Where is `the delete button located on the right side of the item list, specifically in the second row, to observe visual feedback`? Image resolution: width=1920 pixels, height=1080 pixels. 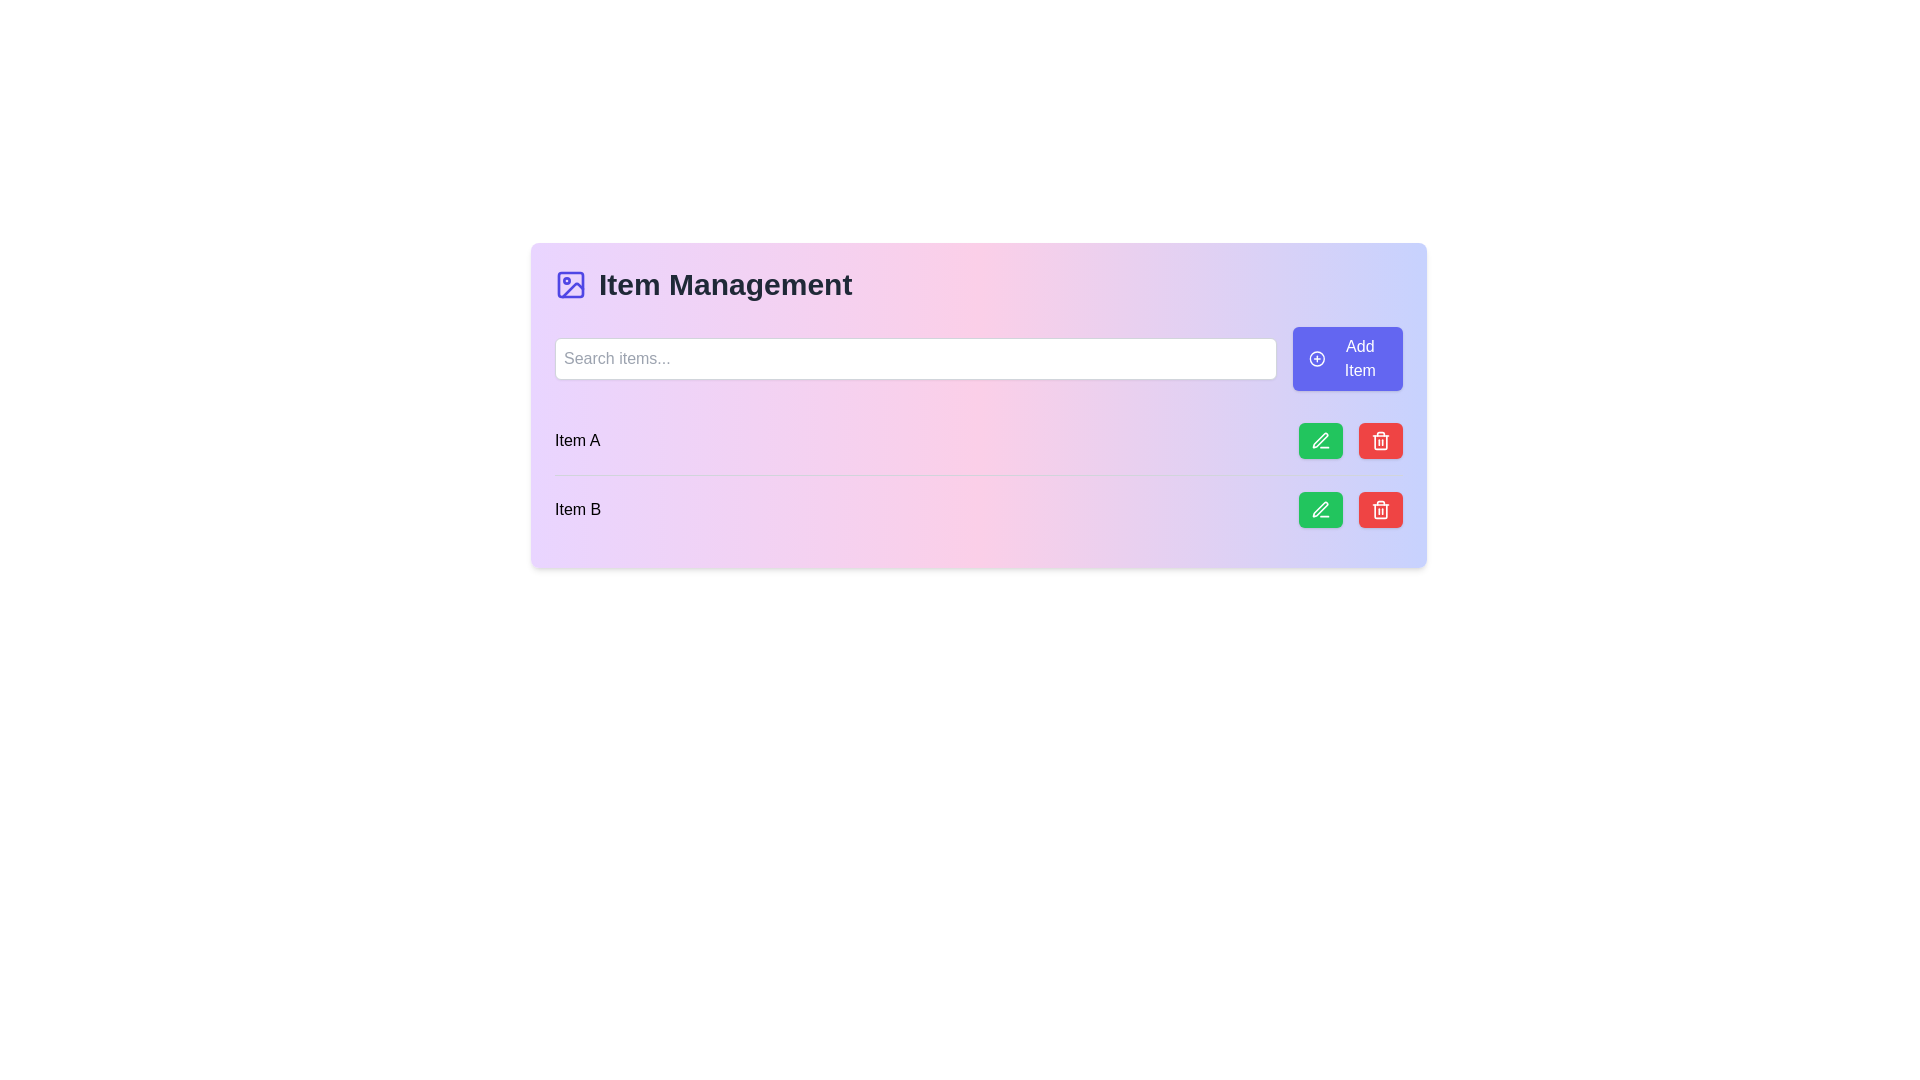
the delete button located on the right side of the item list, specifically in the second row, to observe visual feedback is located at coordinates (1380, 508).